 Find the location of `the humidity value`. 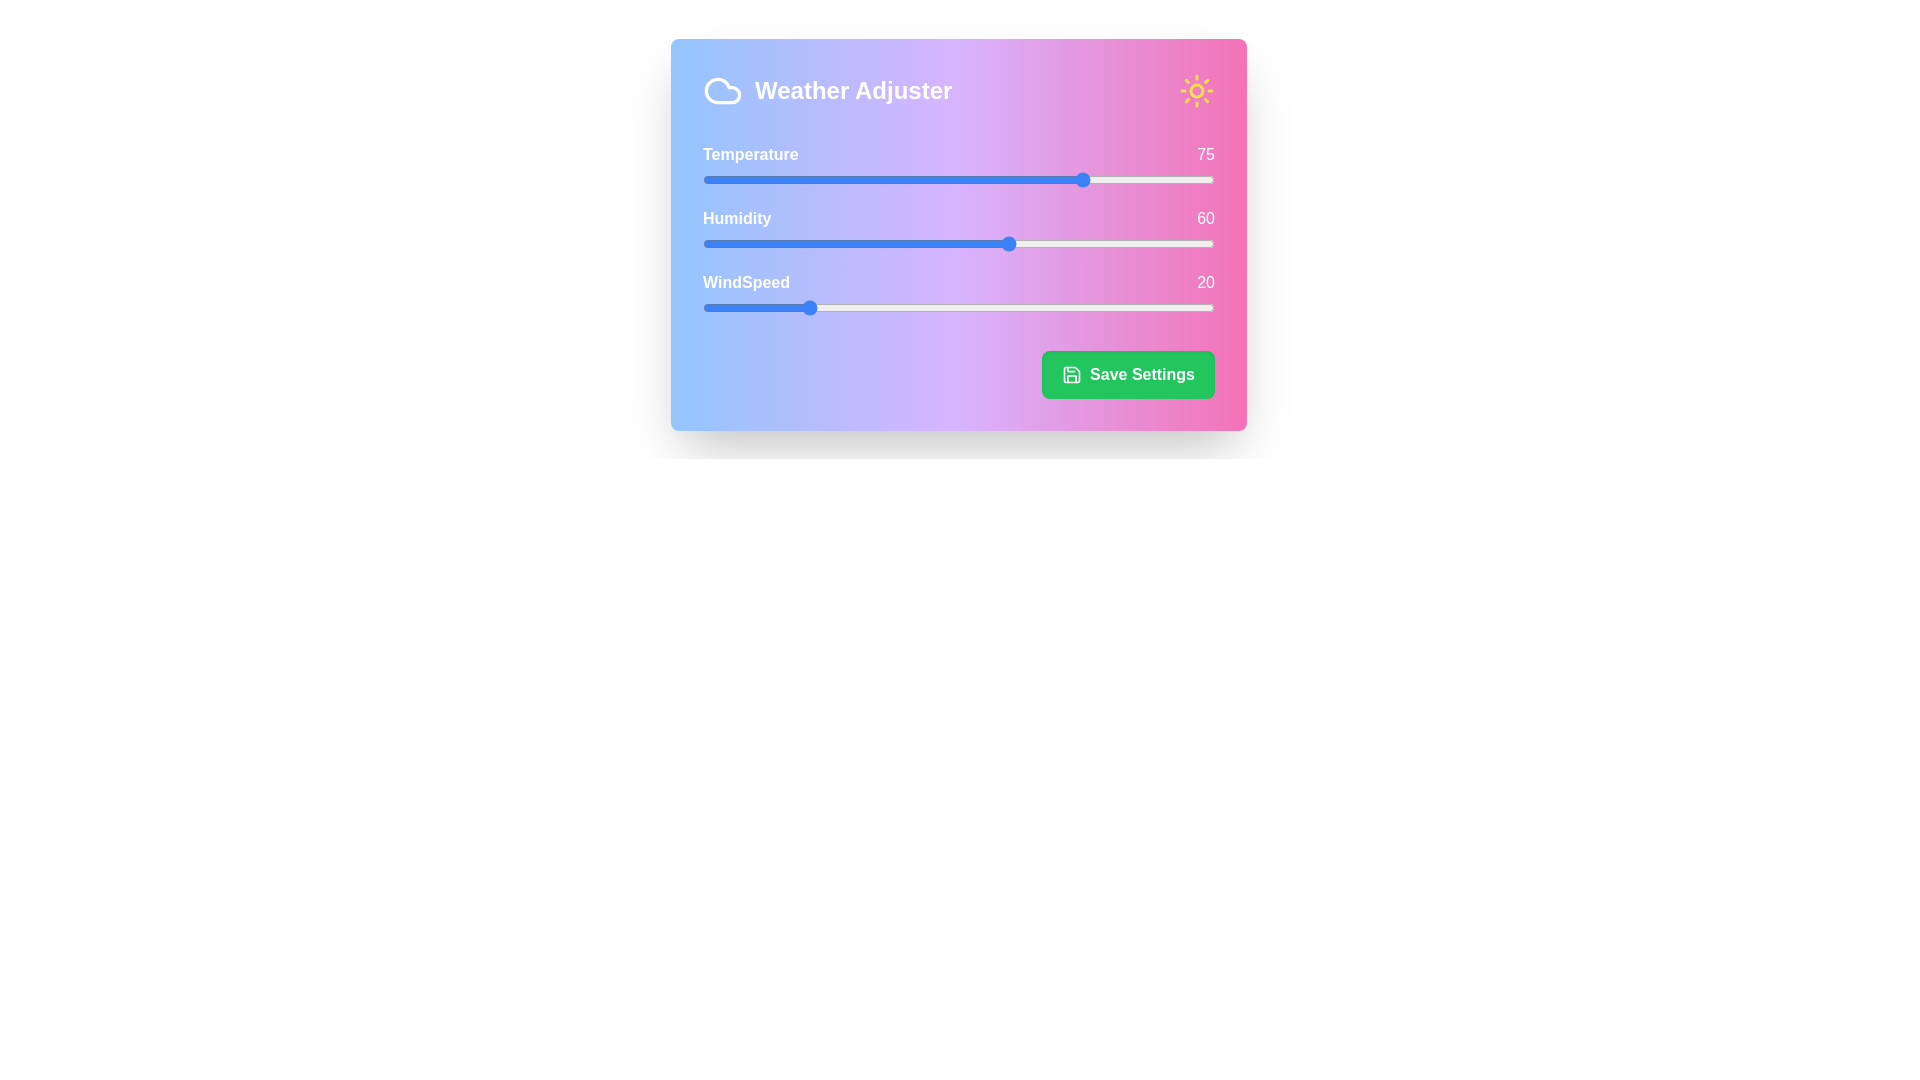

the humidity value is located at coordinates (1040, 242).